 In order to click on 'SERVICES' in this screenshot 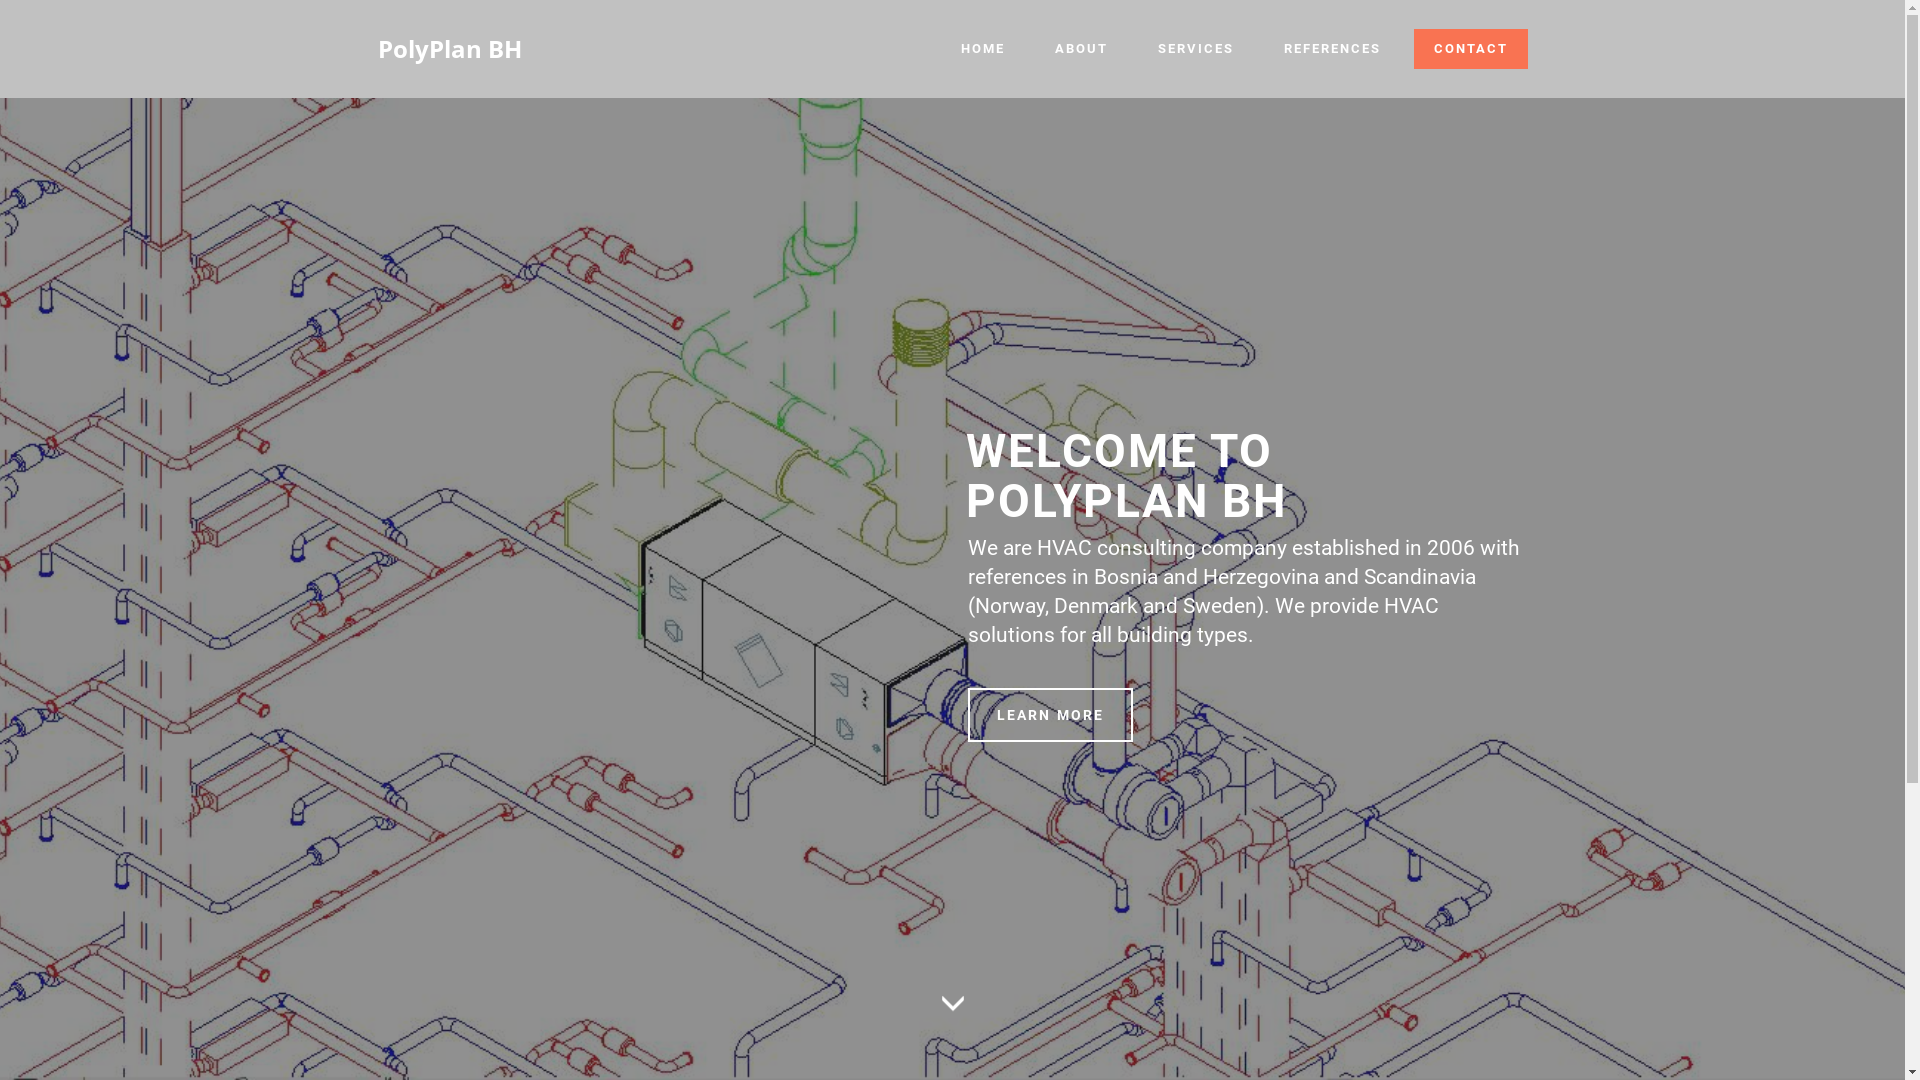, I will do `click(1195, 48)`.